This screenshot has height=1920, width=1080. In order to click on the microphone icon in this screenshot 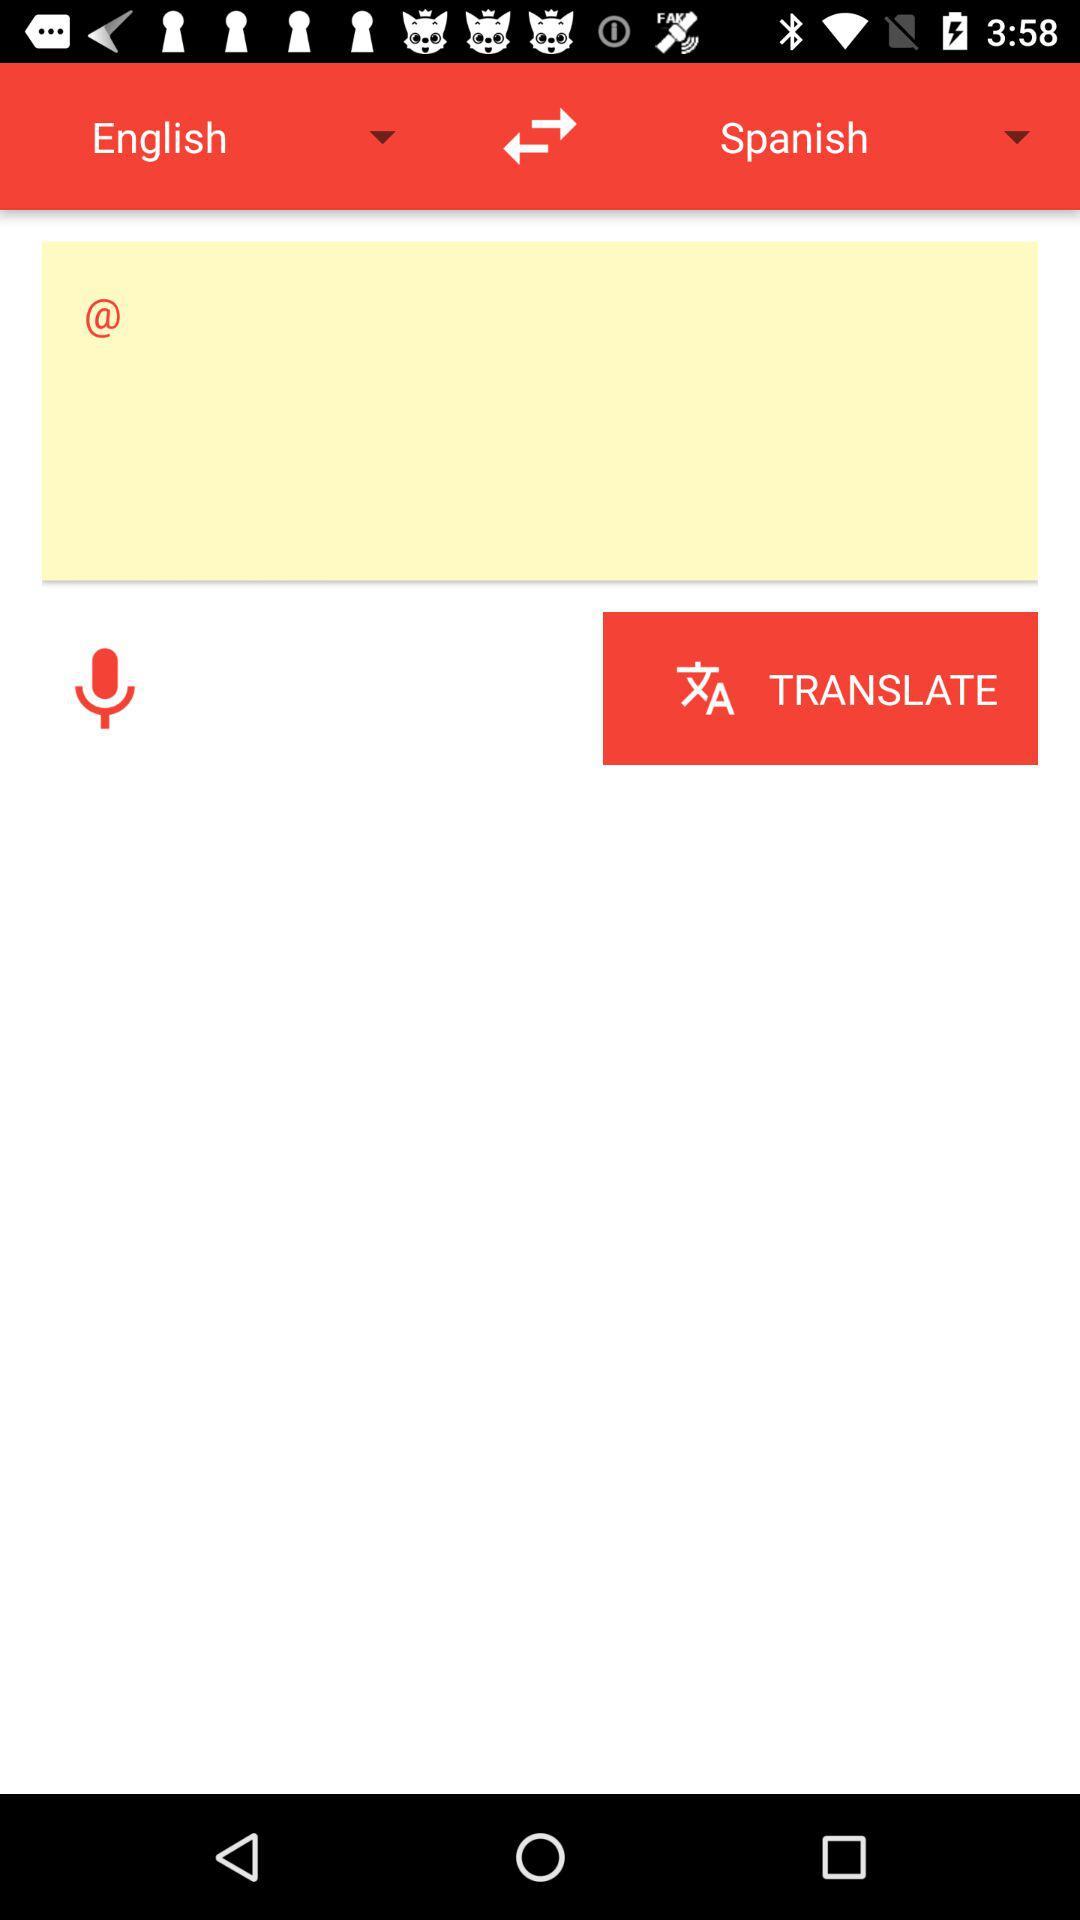, I will do `click(104, 688)`.